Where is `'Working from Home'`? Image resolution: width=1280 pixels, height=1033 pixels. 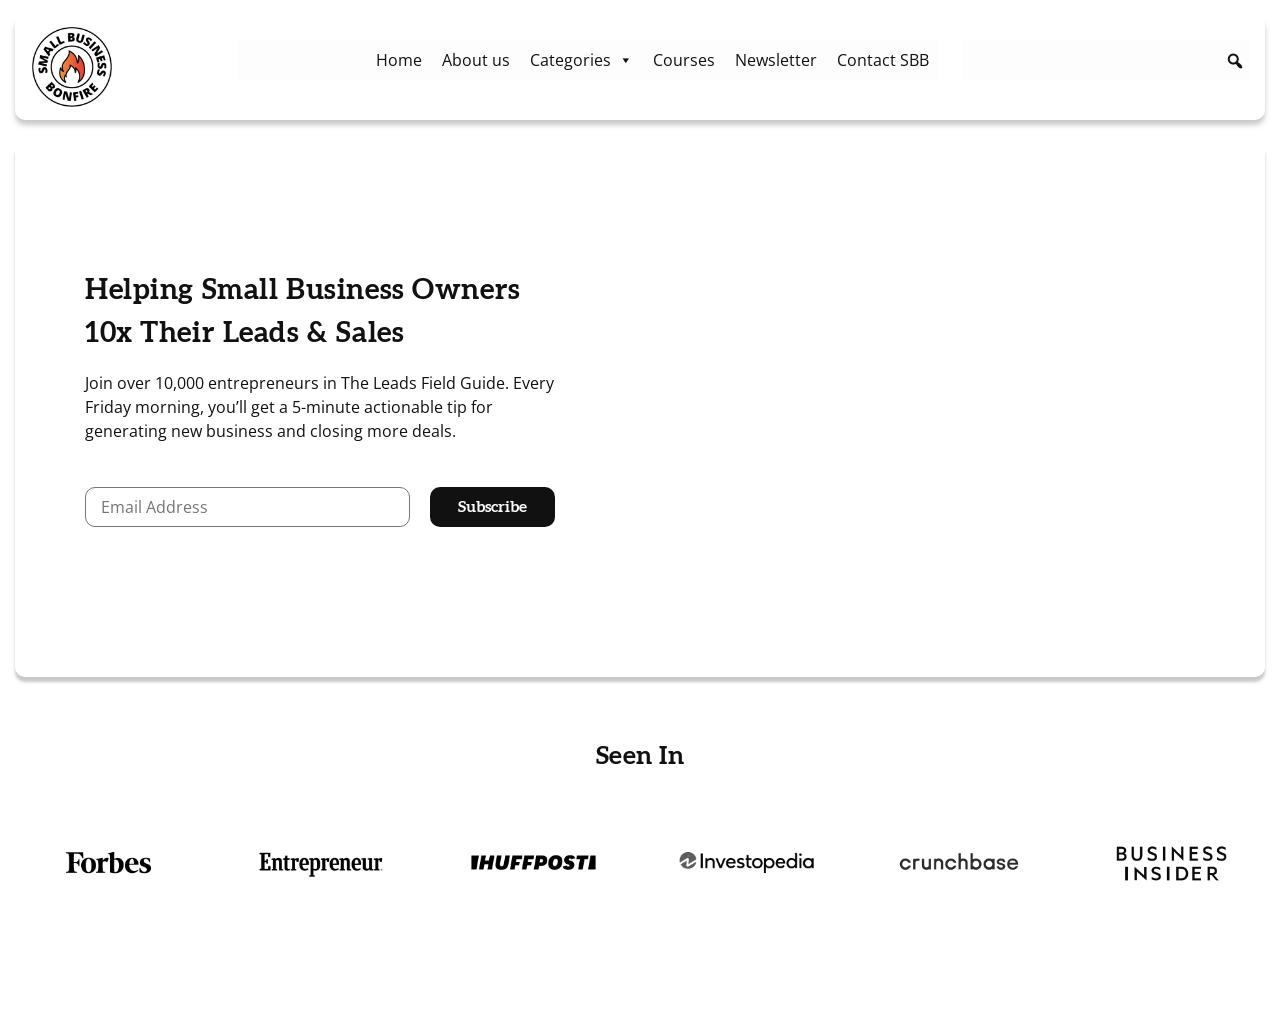
'Working from Home' is located at coordinates (605, 247).